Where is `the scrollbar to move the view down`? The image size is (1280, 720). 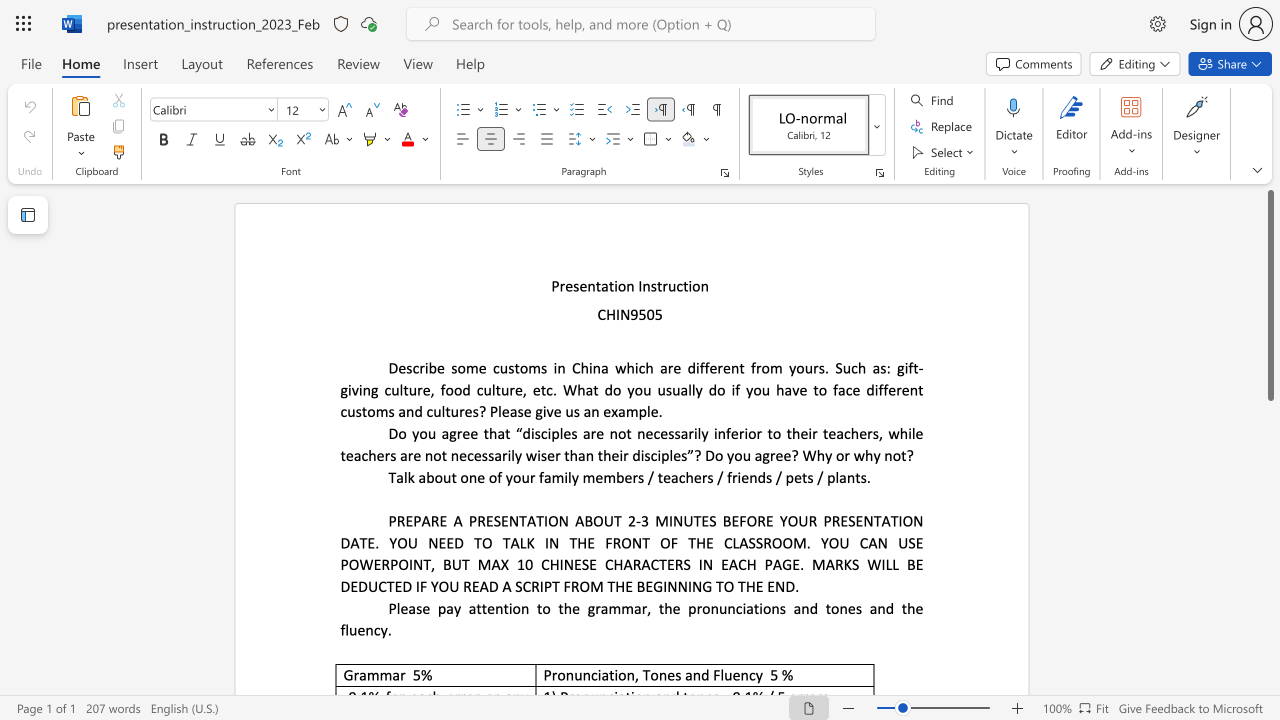
the scrollbar to move the view down is located at coordinates (1269, 480).